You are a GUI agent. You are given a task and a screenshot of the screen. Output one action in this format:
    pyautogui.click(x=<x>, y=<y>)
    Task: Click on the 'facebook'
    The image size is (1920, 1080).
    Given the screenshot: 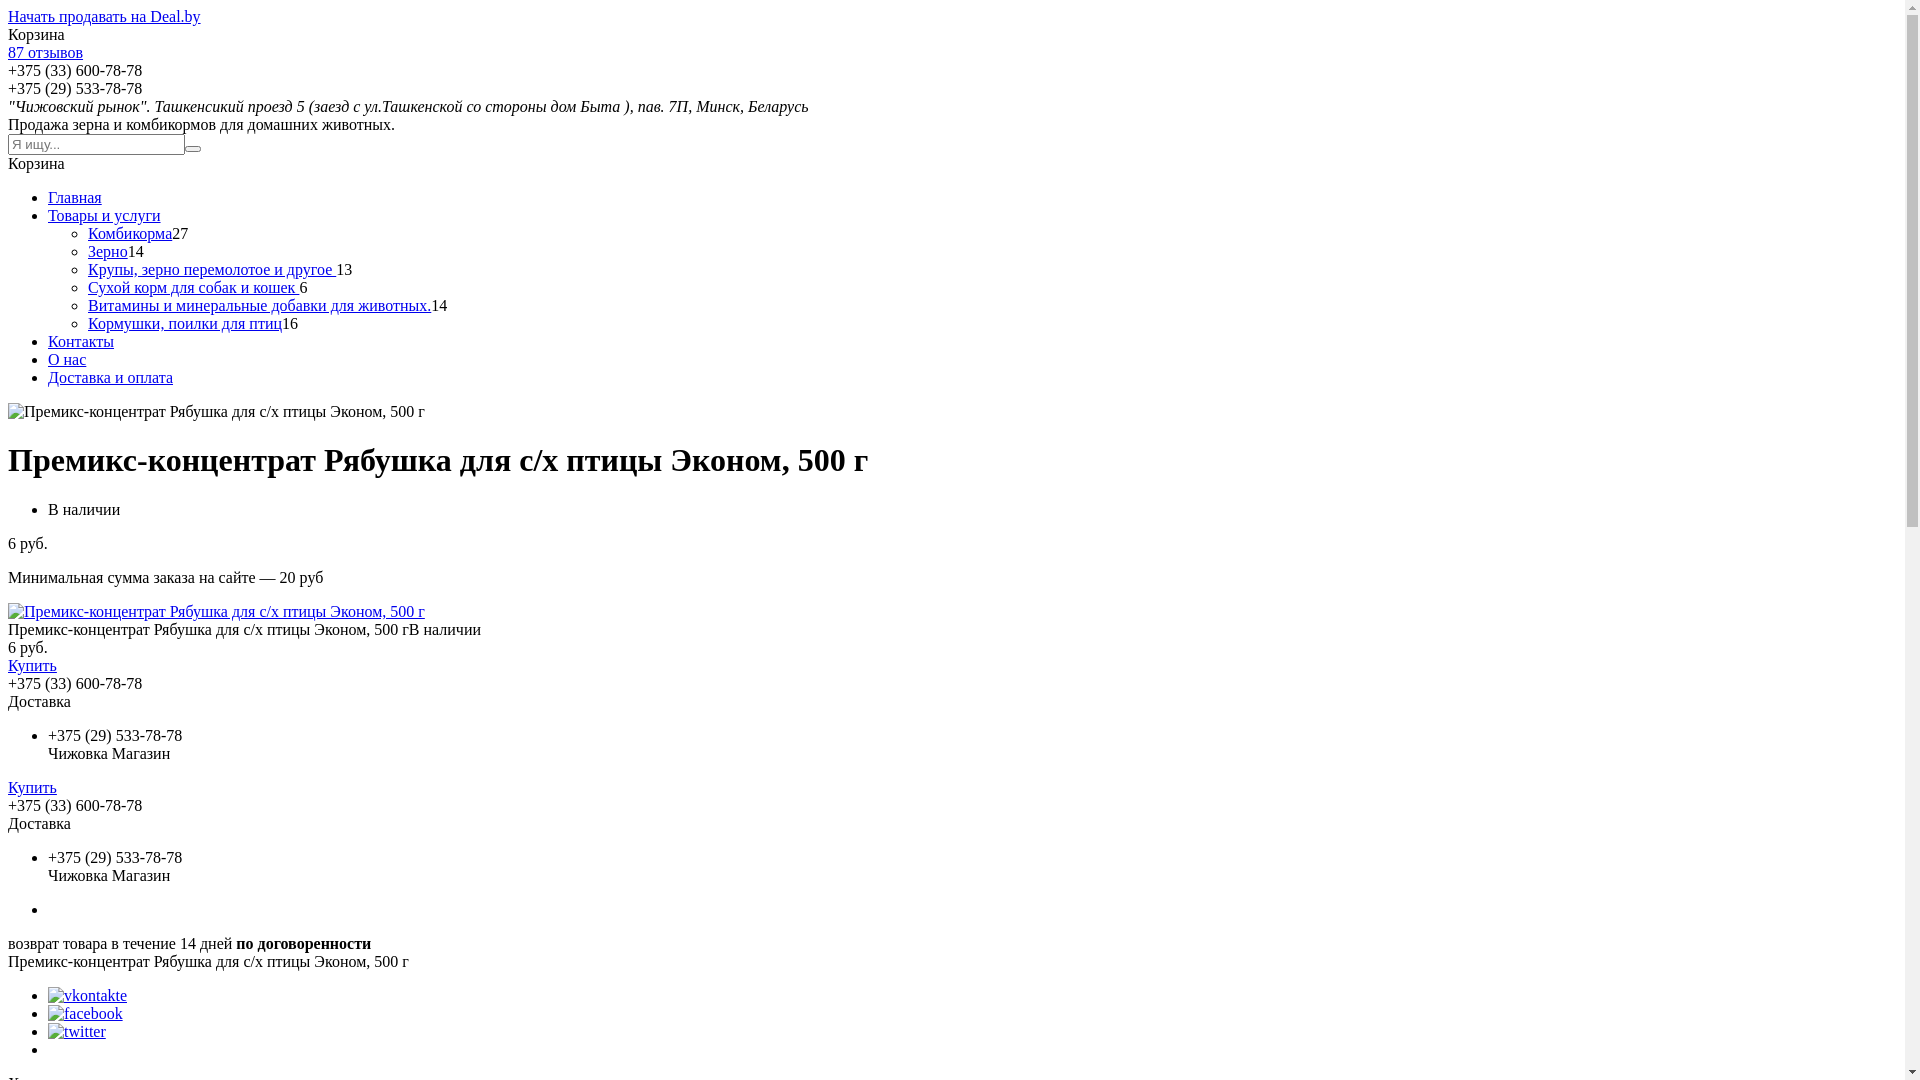 What is the action you would take?
    pyautogui.click(x=48, y=1013)
    